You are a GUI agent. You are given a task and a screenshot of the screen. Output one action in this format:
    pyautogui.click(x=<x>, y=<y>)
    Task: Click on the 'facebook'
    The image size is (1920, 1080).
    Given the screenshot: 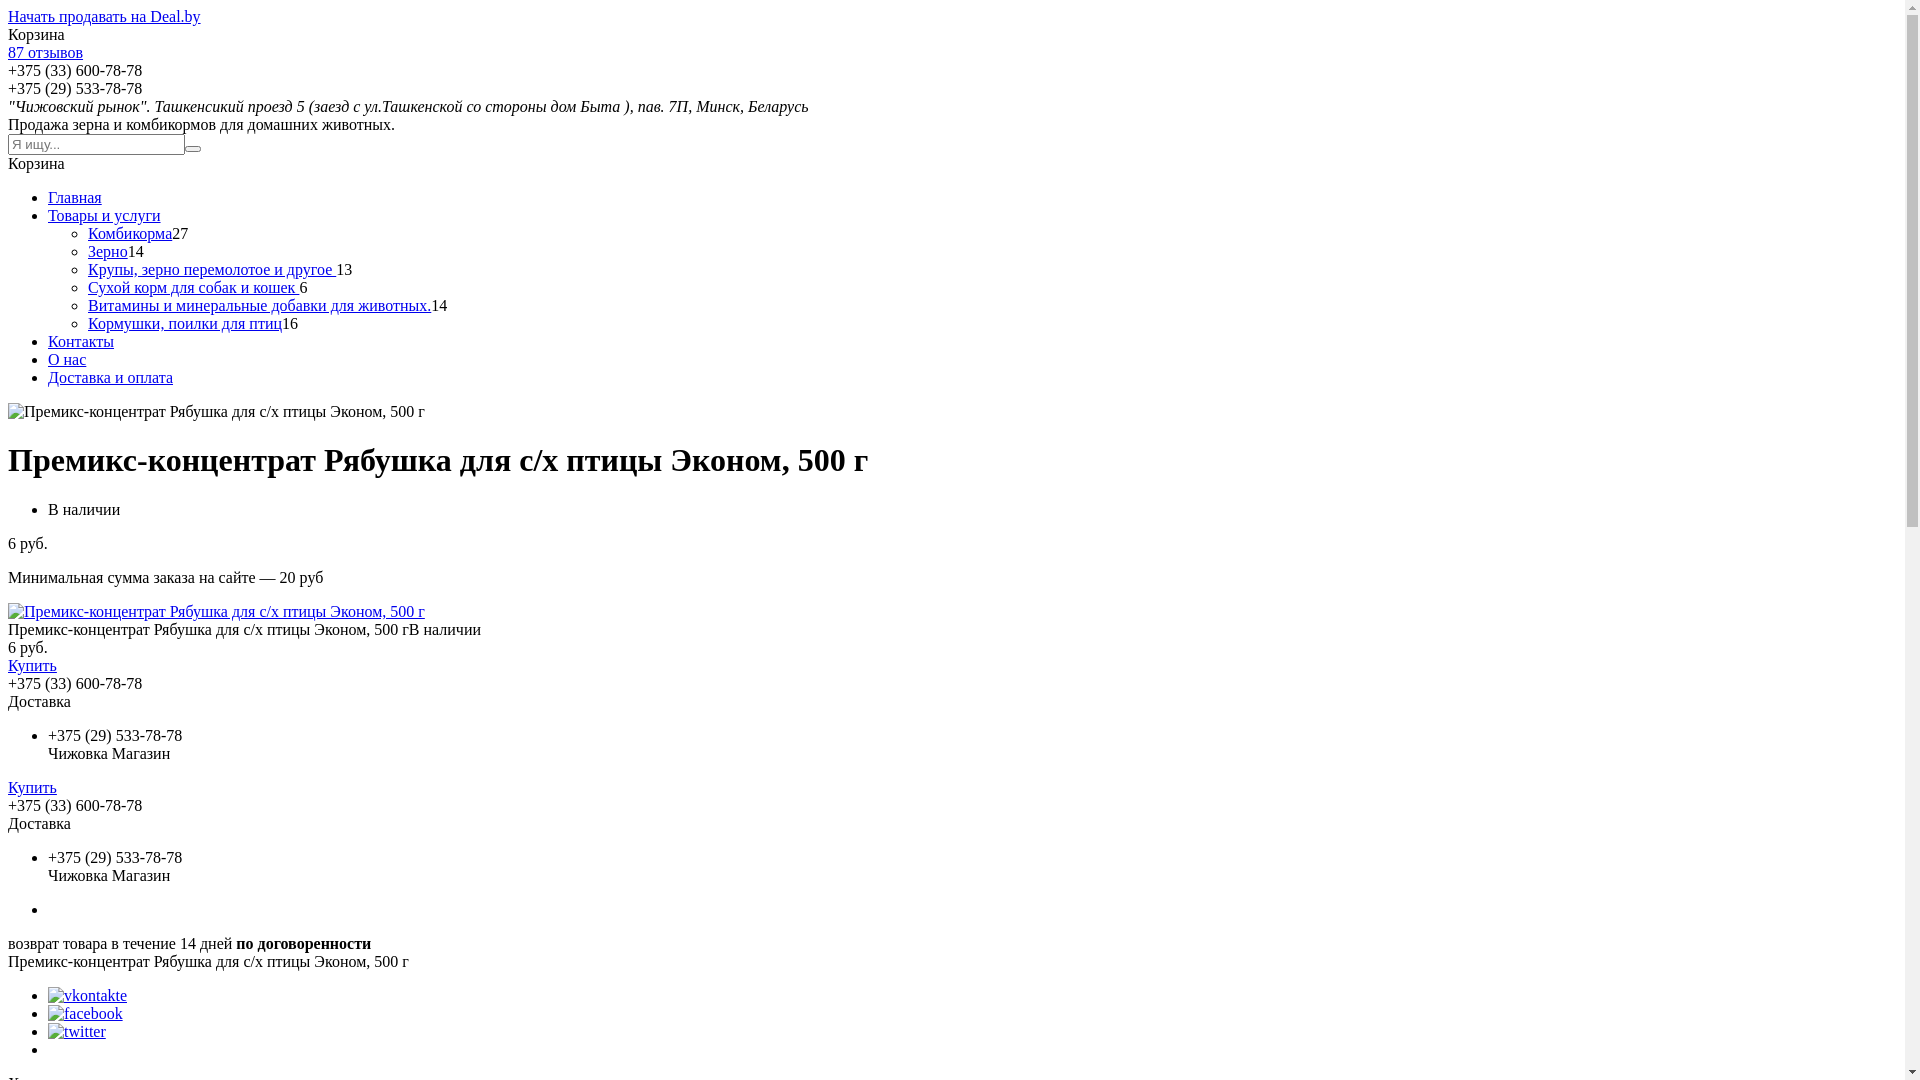 What is the action you would take?
    pyautogui.click(x=48, y=1013)
    